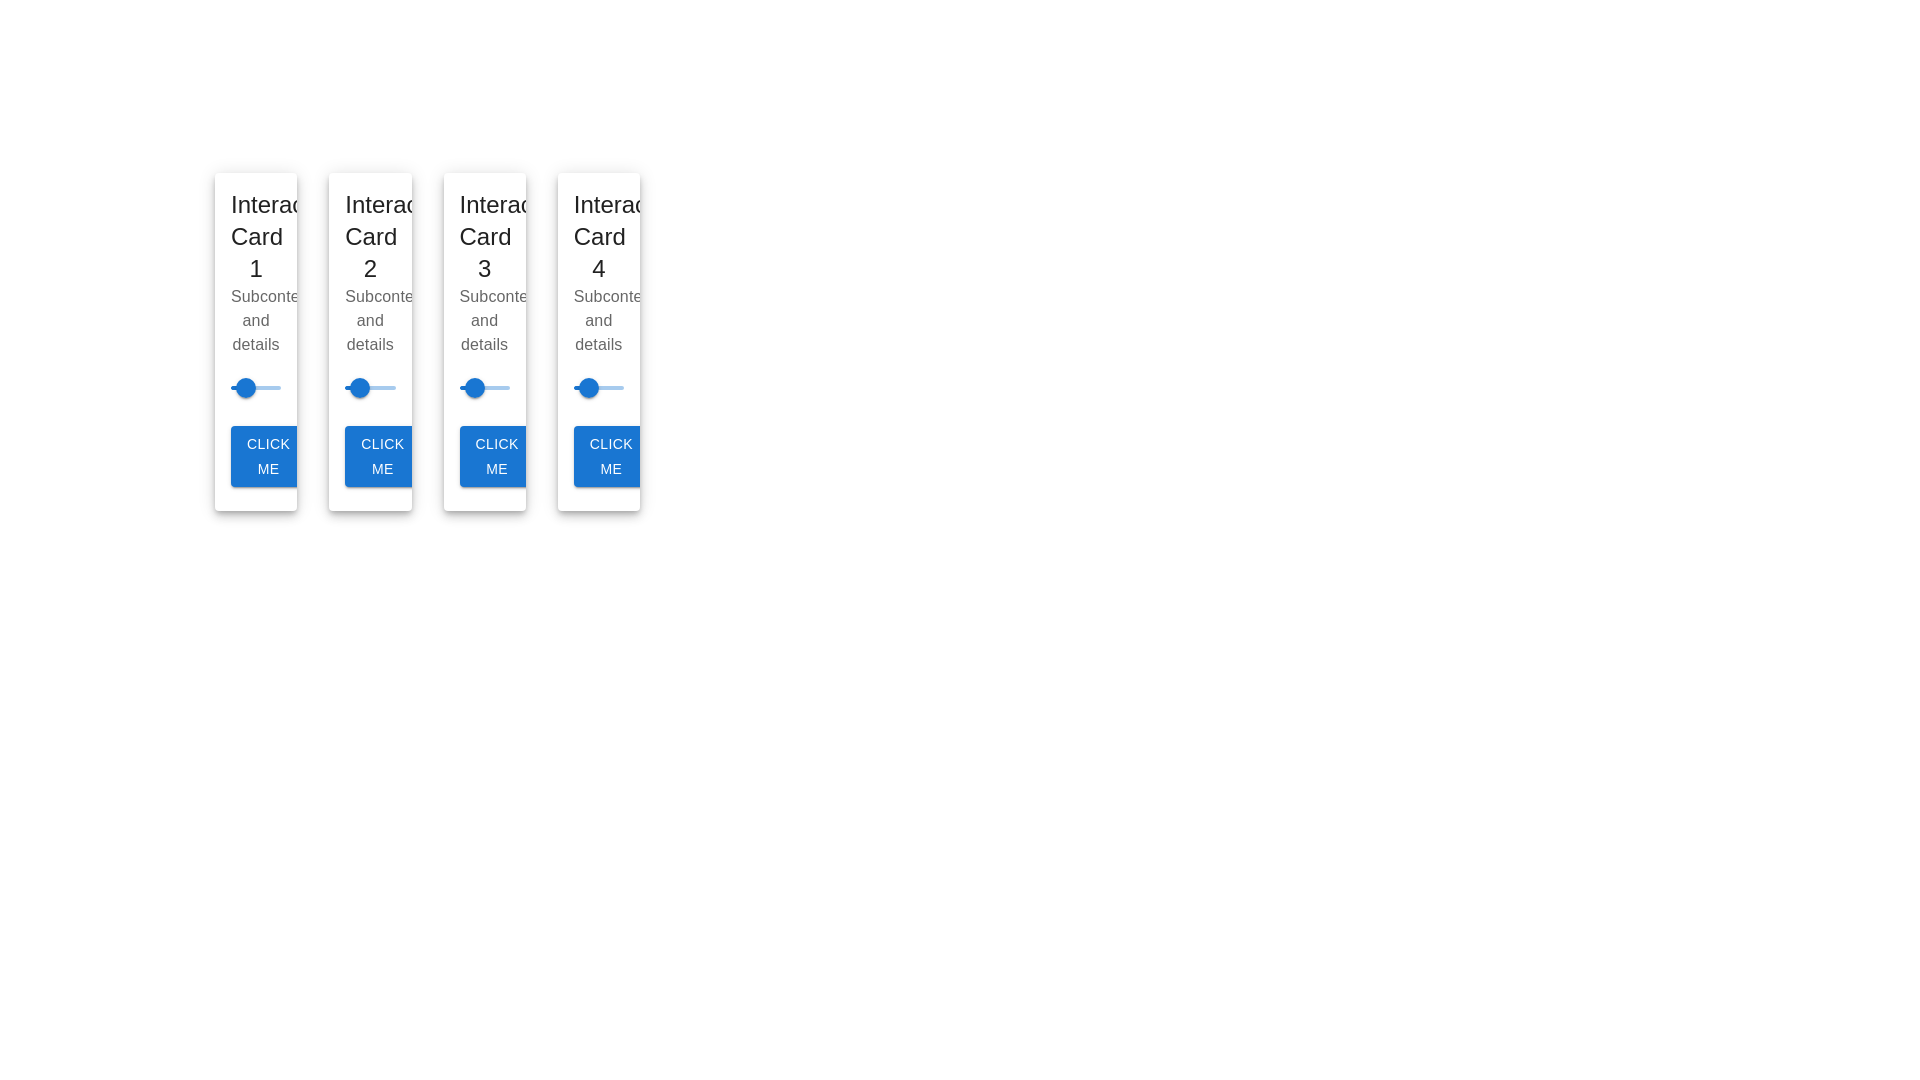 The width and height of the screenshot is (1920, 1080). Describe the element at coordinates (267, 456) in the screenshot. I see `the interactive button located at the bottom of the first card, directly below the text 'Interactive Card 1' and a slider component` at that location.